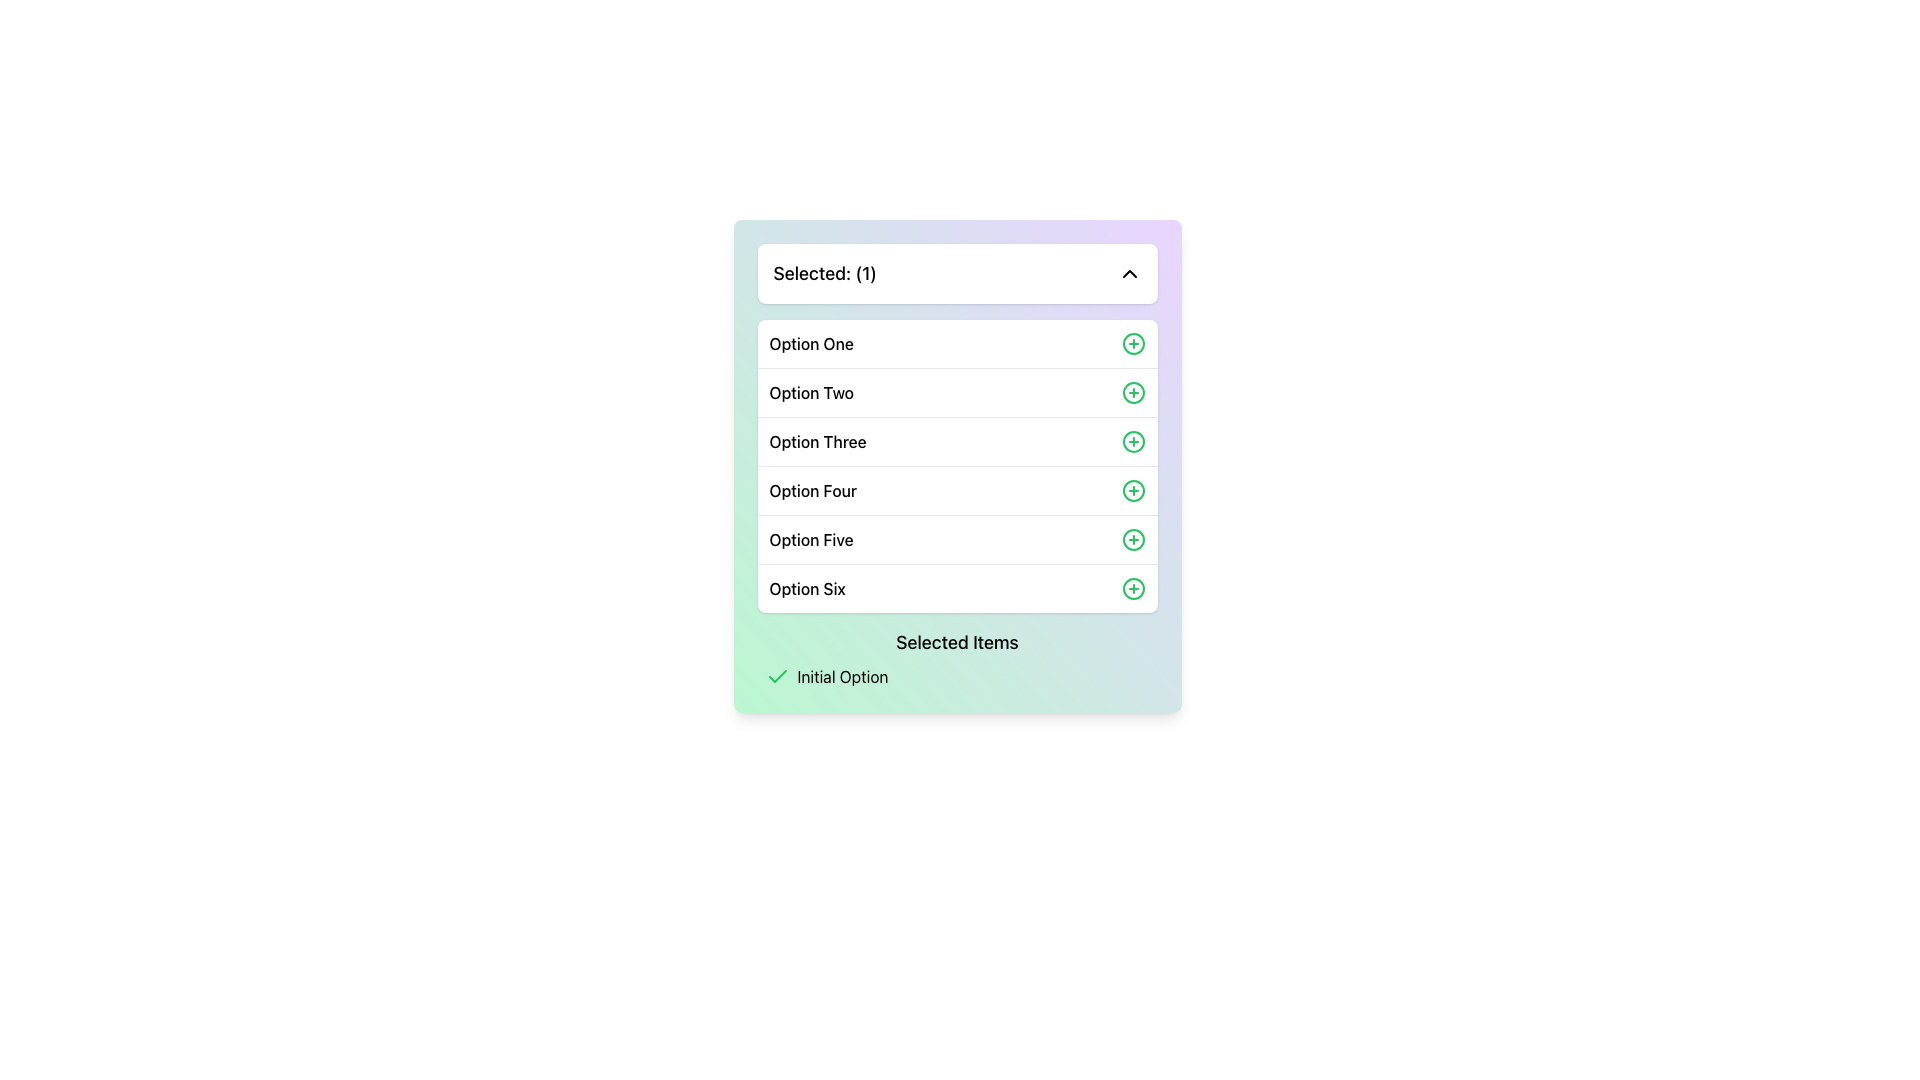  What do you see at coordinates (813, 490) in the screenshot?
I see `the static text label displaying 'Option Four', which is located on the fourth line of a vertical list under a dropdown interface and to the left of a '+' icon` at bounding box center [813, 490].